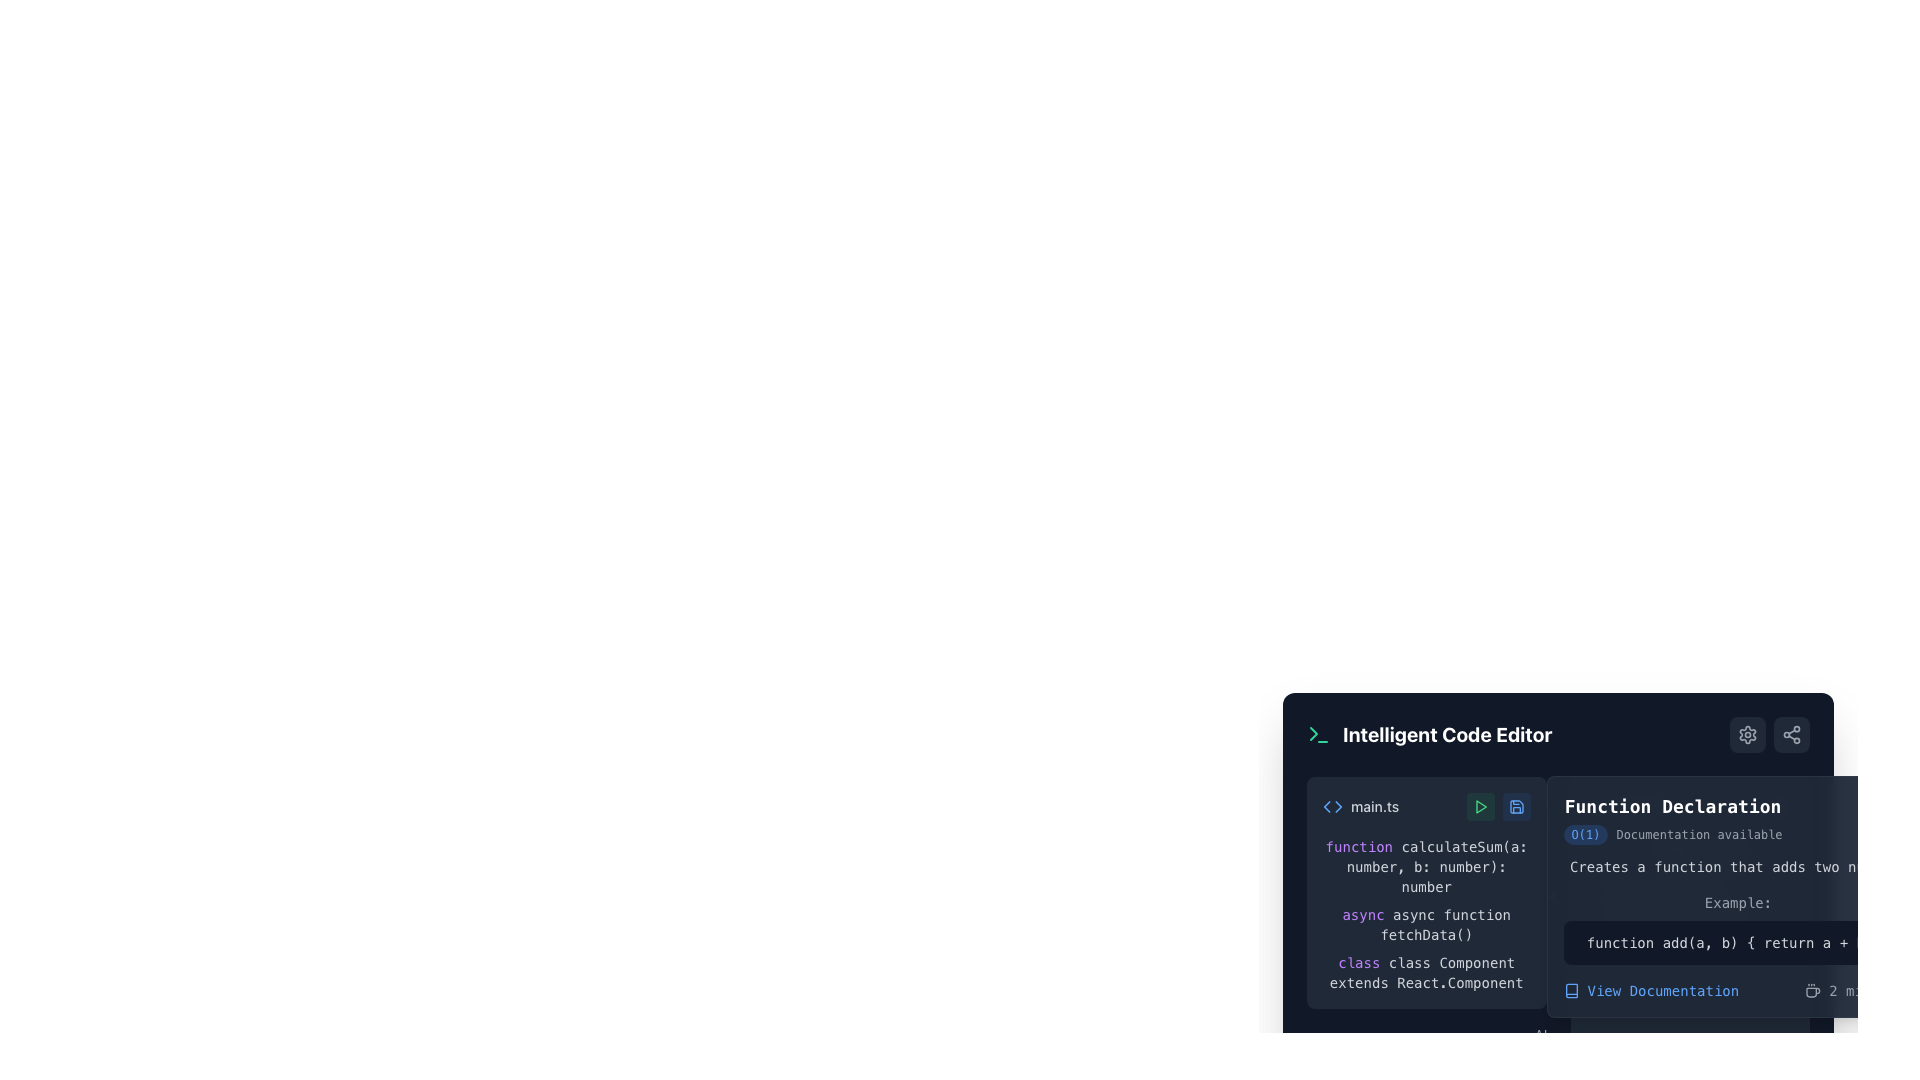 This screenshot has height=1080, width=1920. Describe the element at coordinates (1813, 991) in the screenshot. I see `the coffee cup icon, which is a minimalist line drawing located to the left of the text '2 min read'` at that location.